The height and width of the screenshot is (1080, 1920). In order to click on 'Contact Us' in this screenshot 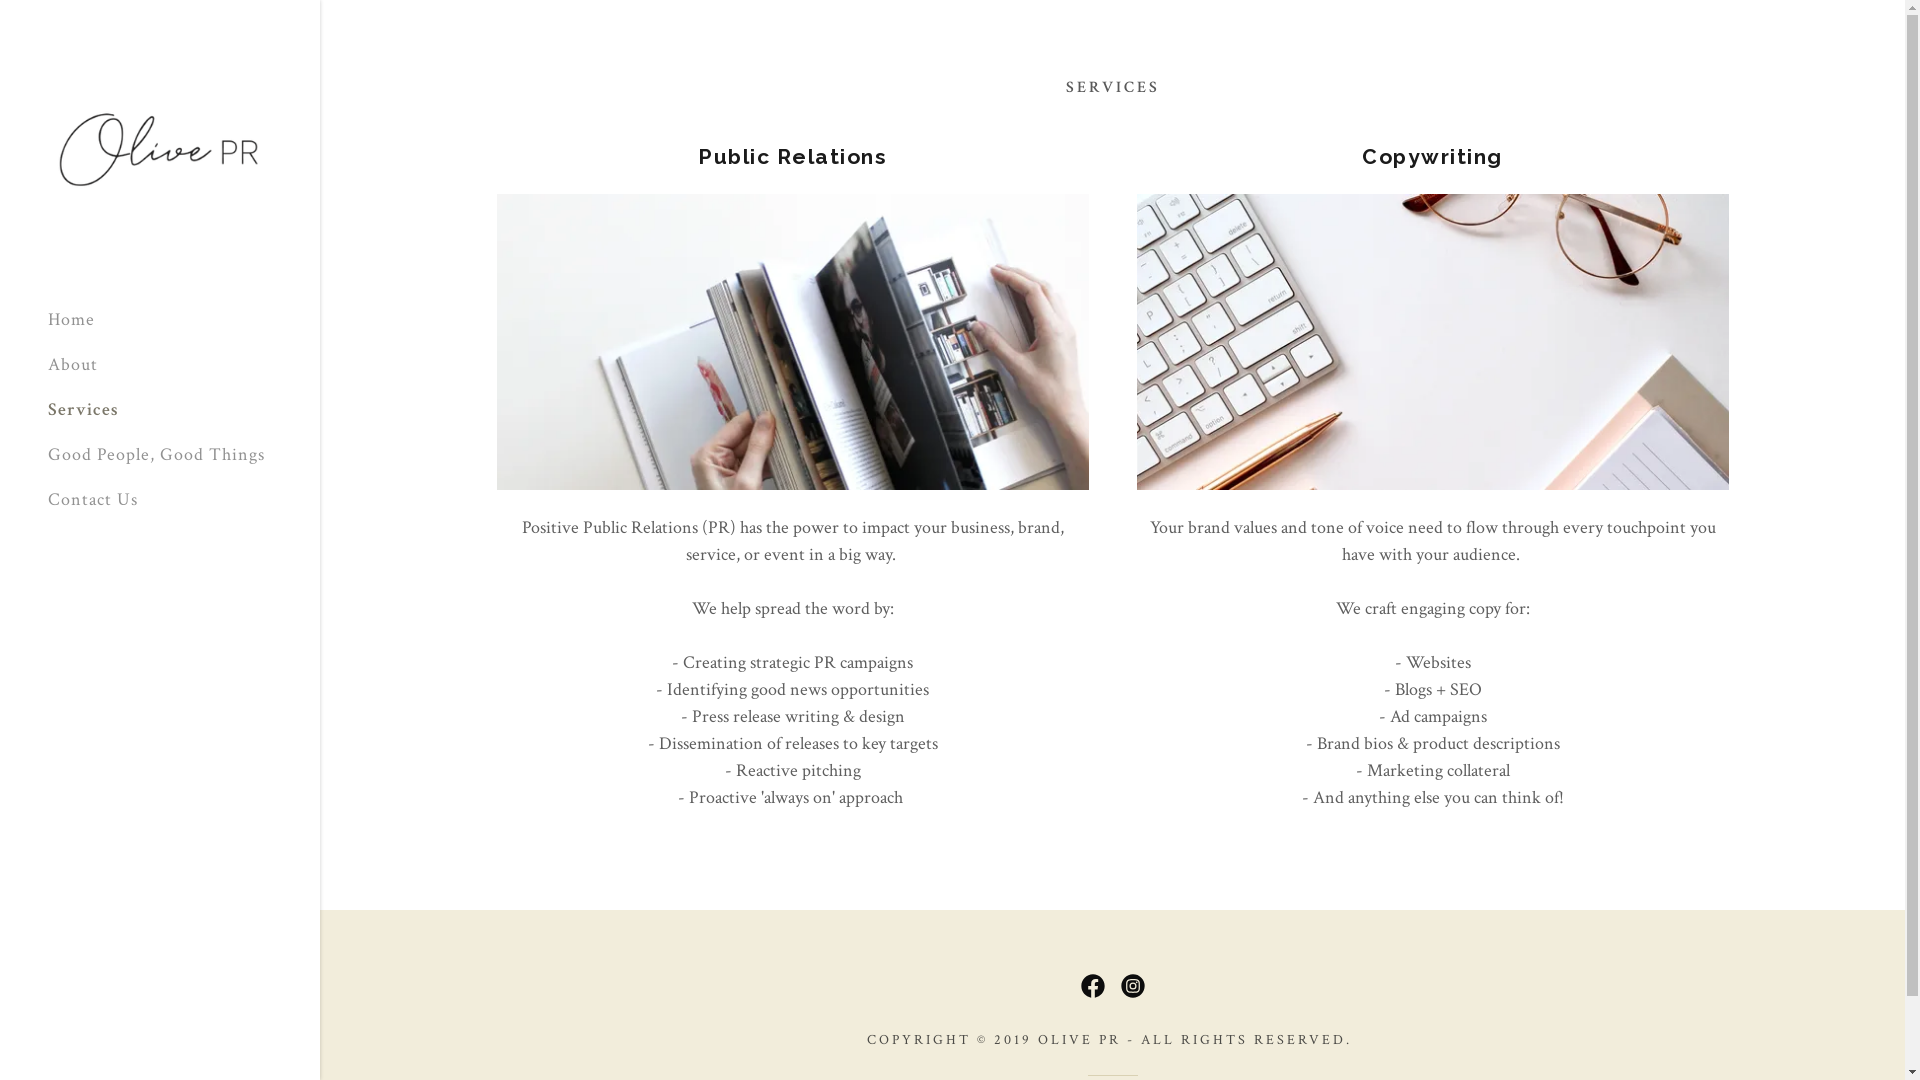, I will do `click(91, 498)`.